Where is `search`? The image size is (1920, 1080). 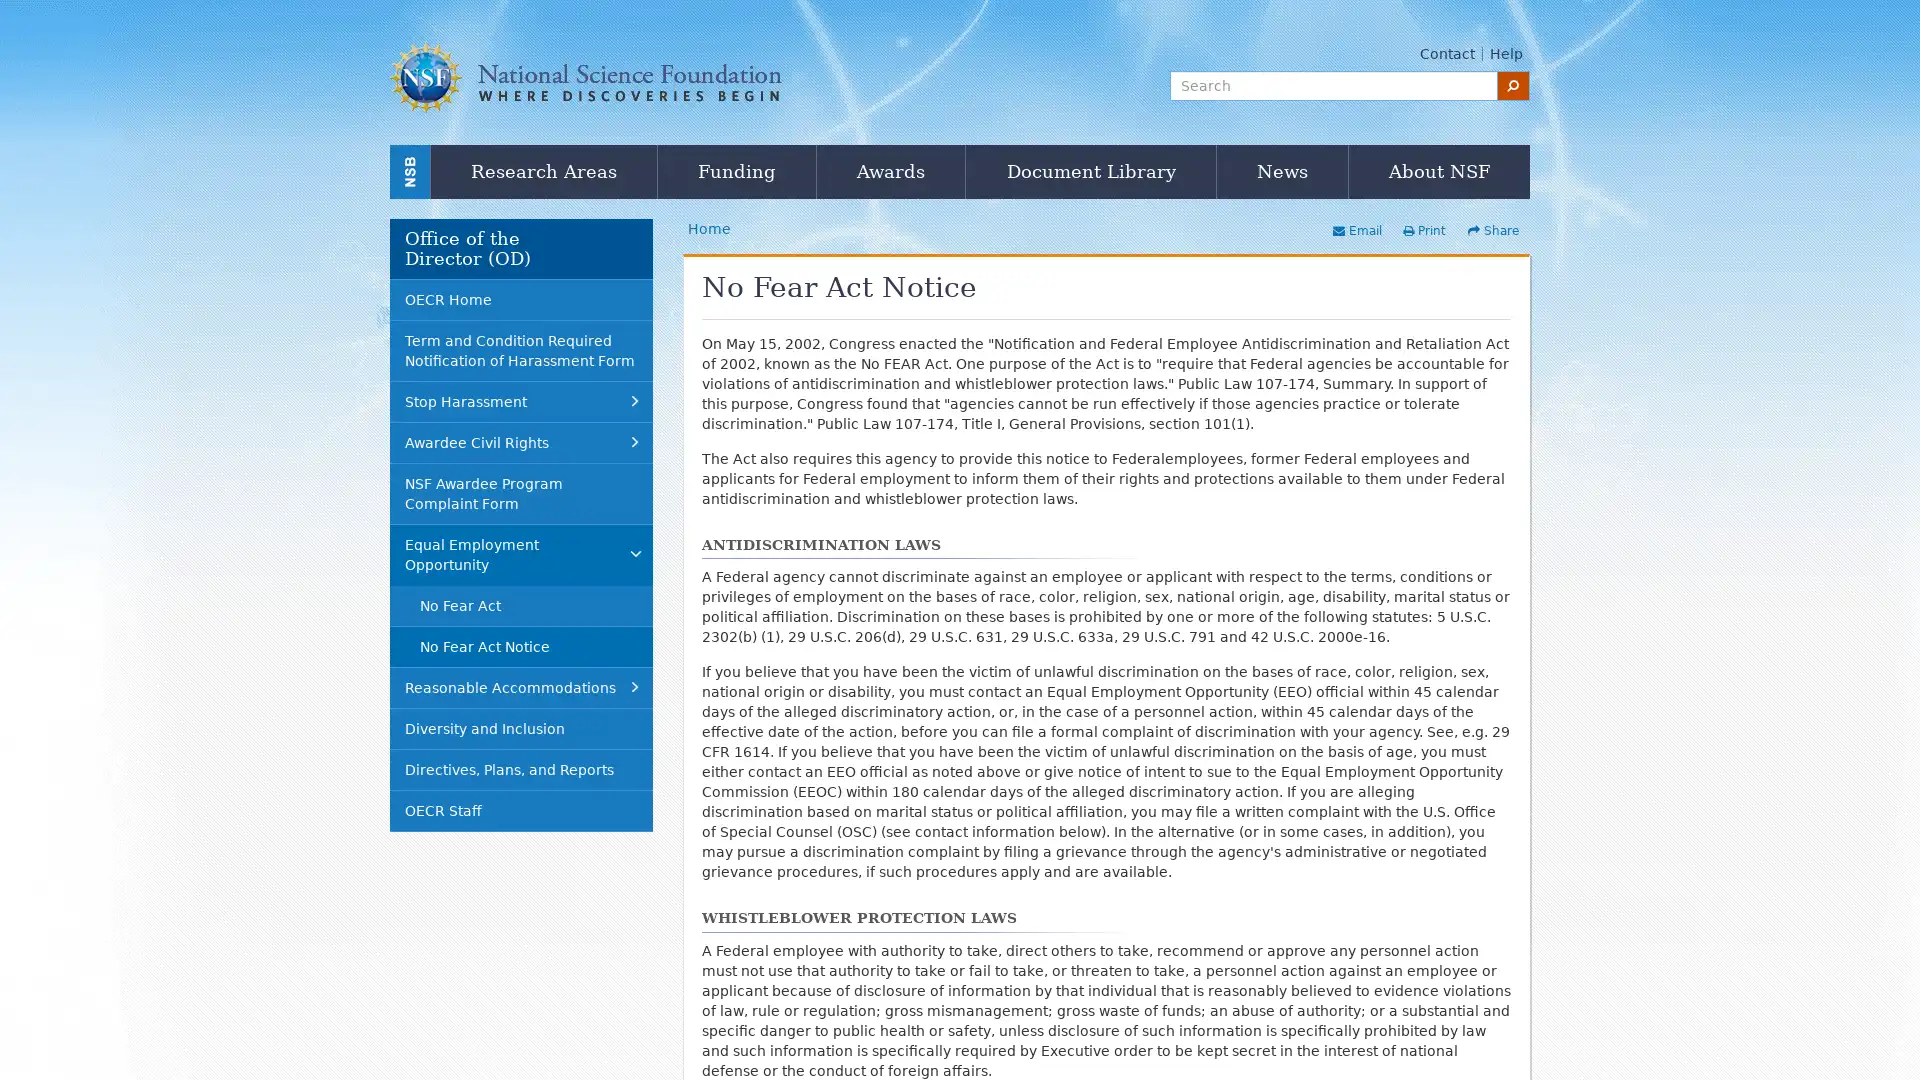 search is located at coordinates (1513, 84).